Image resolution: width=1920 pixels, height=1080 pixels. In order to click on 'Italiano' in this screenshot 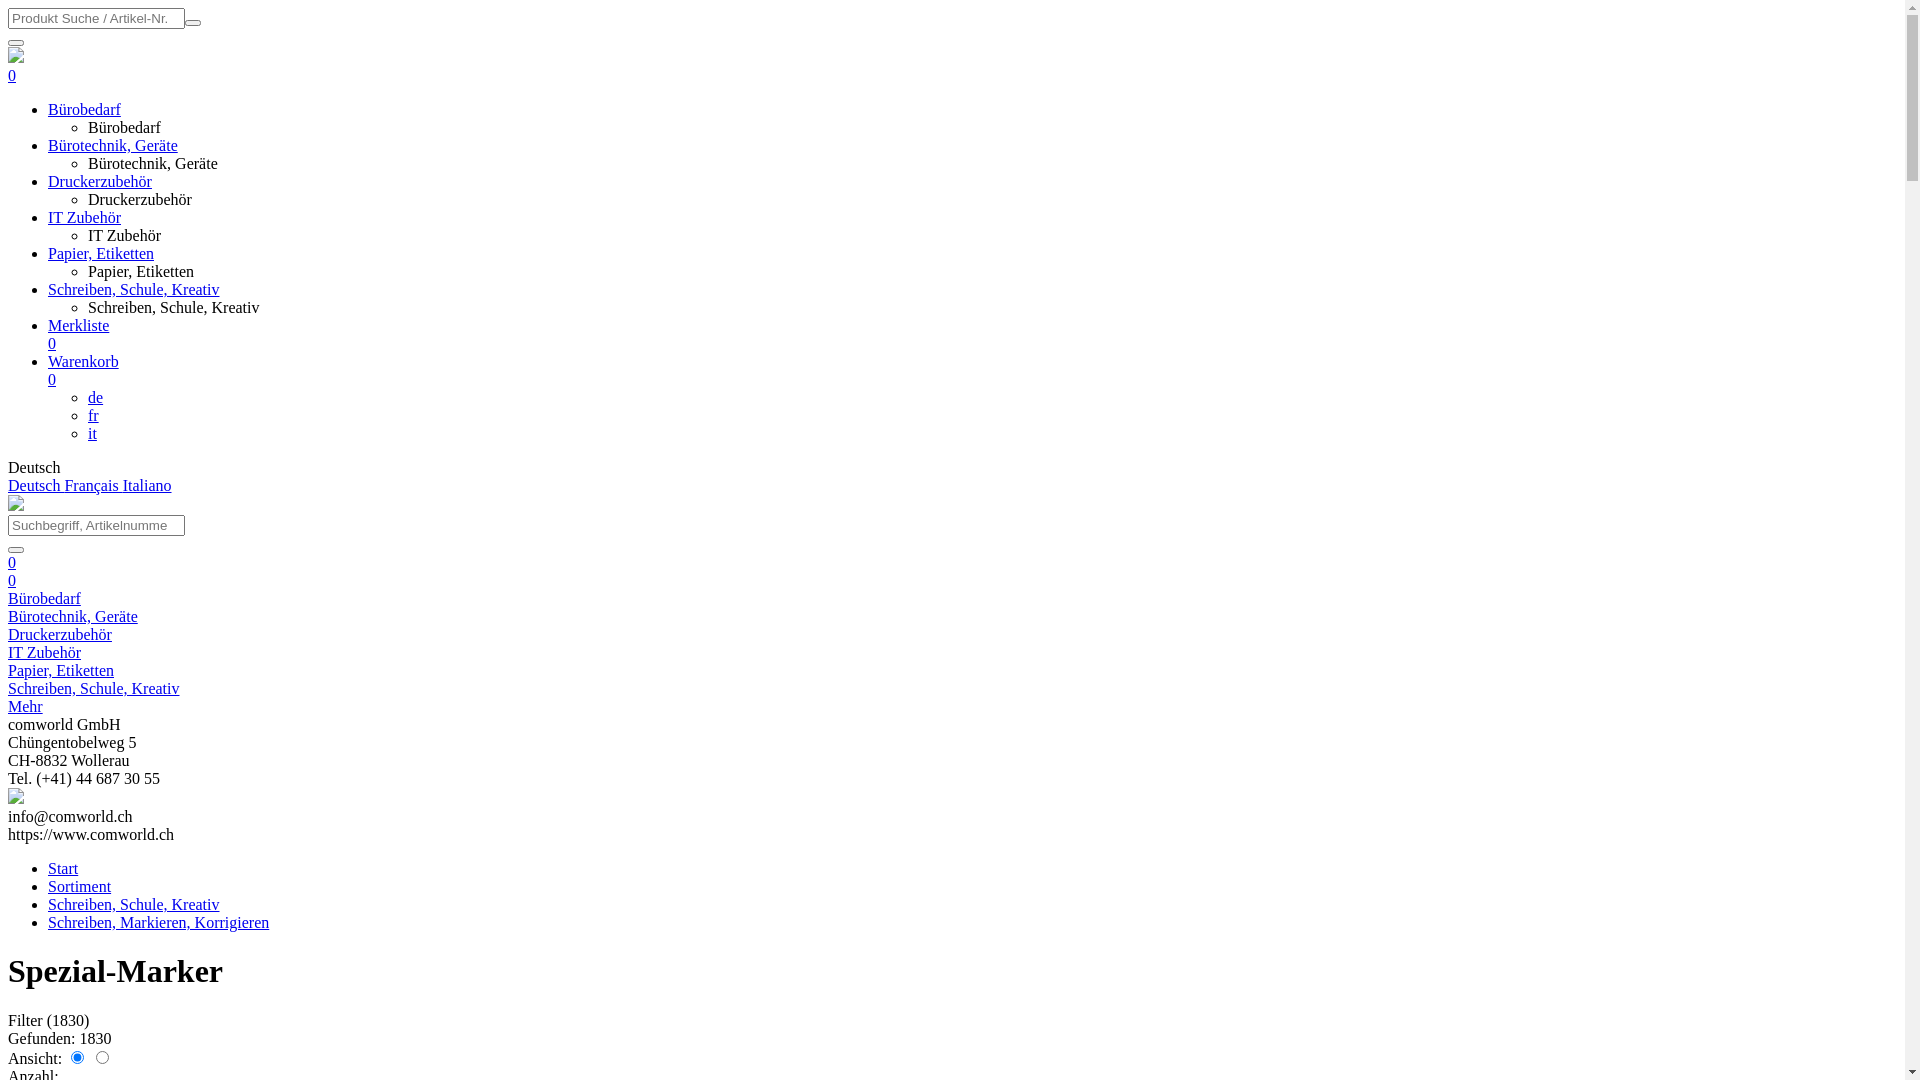, I will do `click(146, 485)`.